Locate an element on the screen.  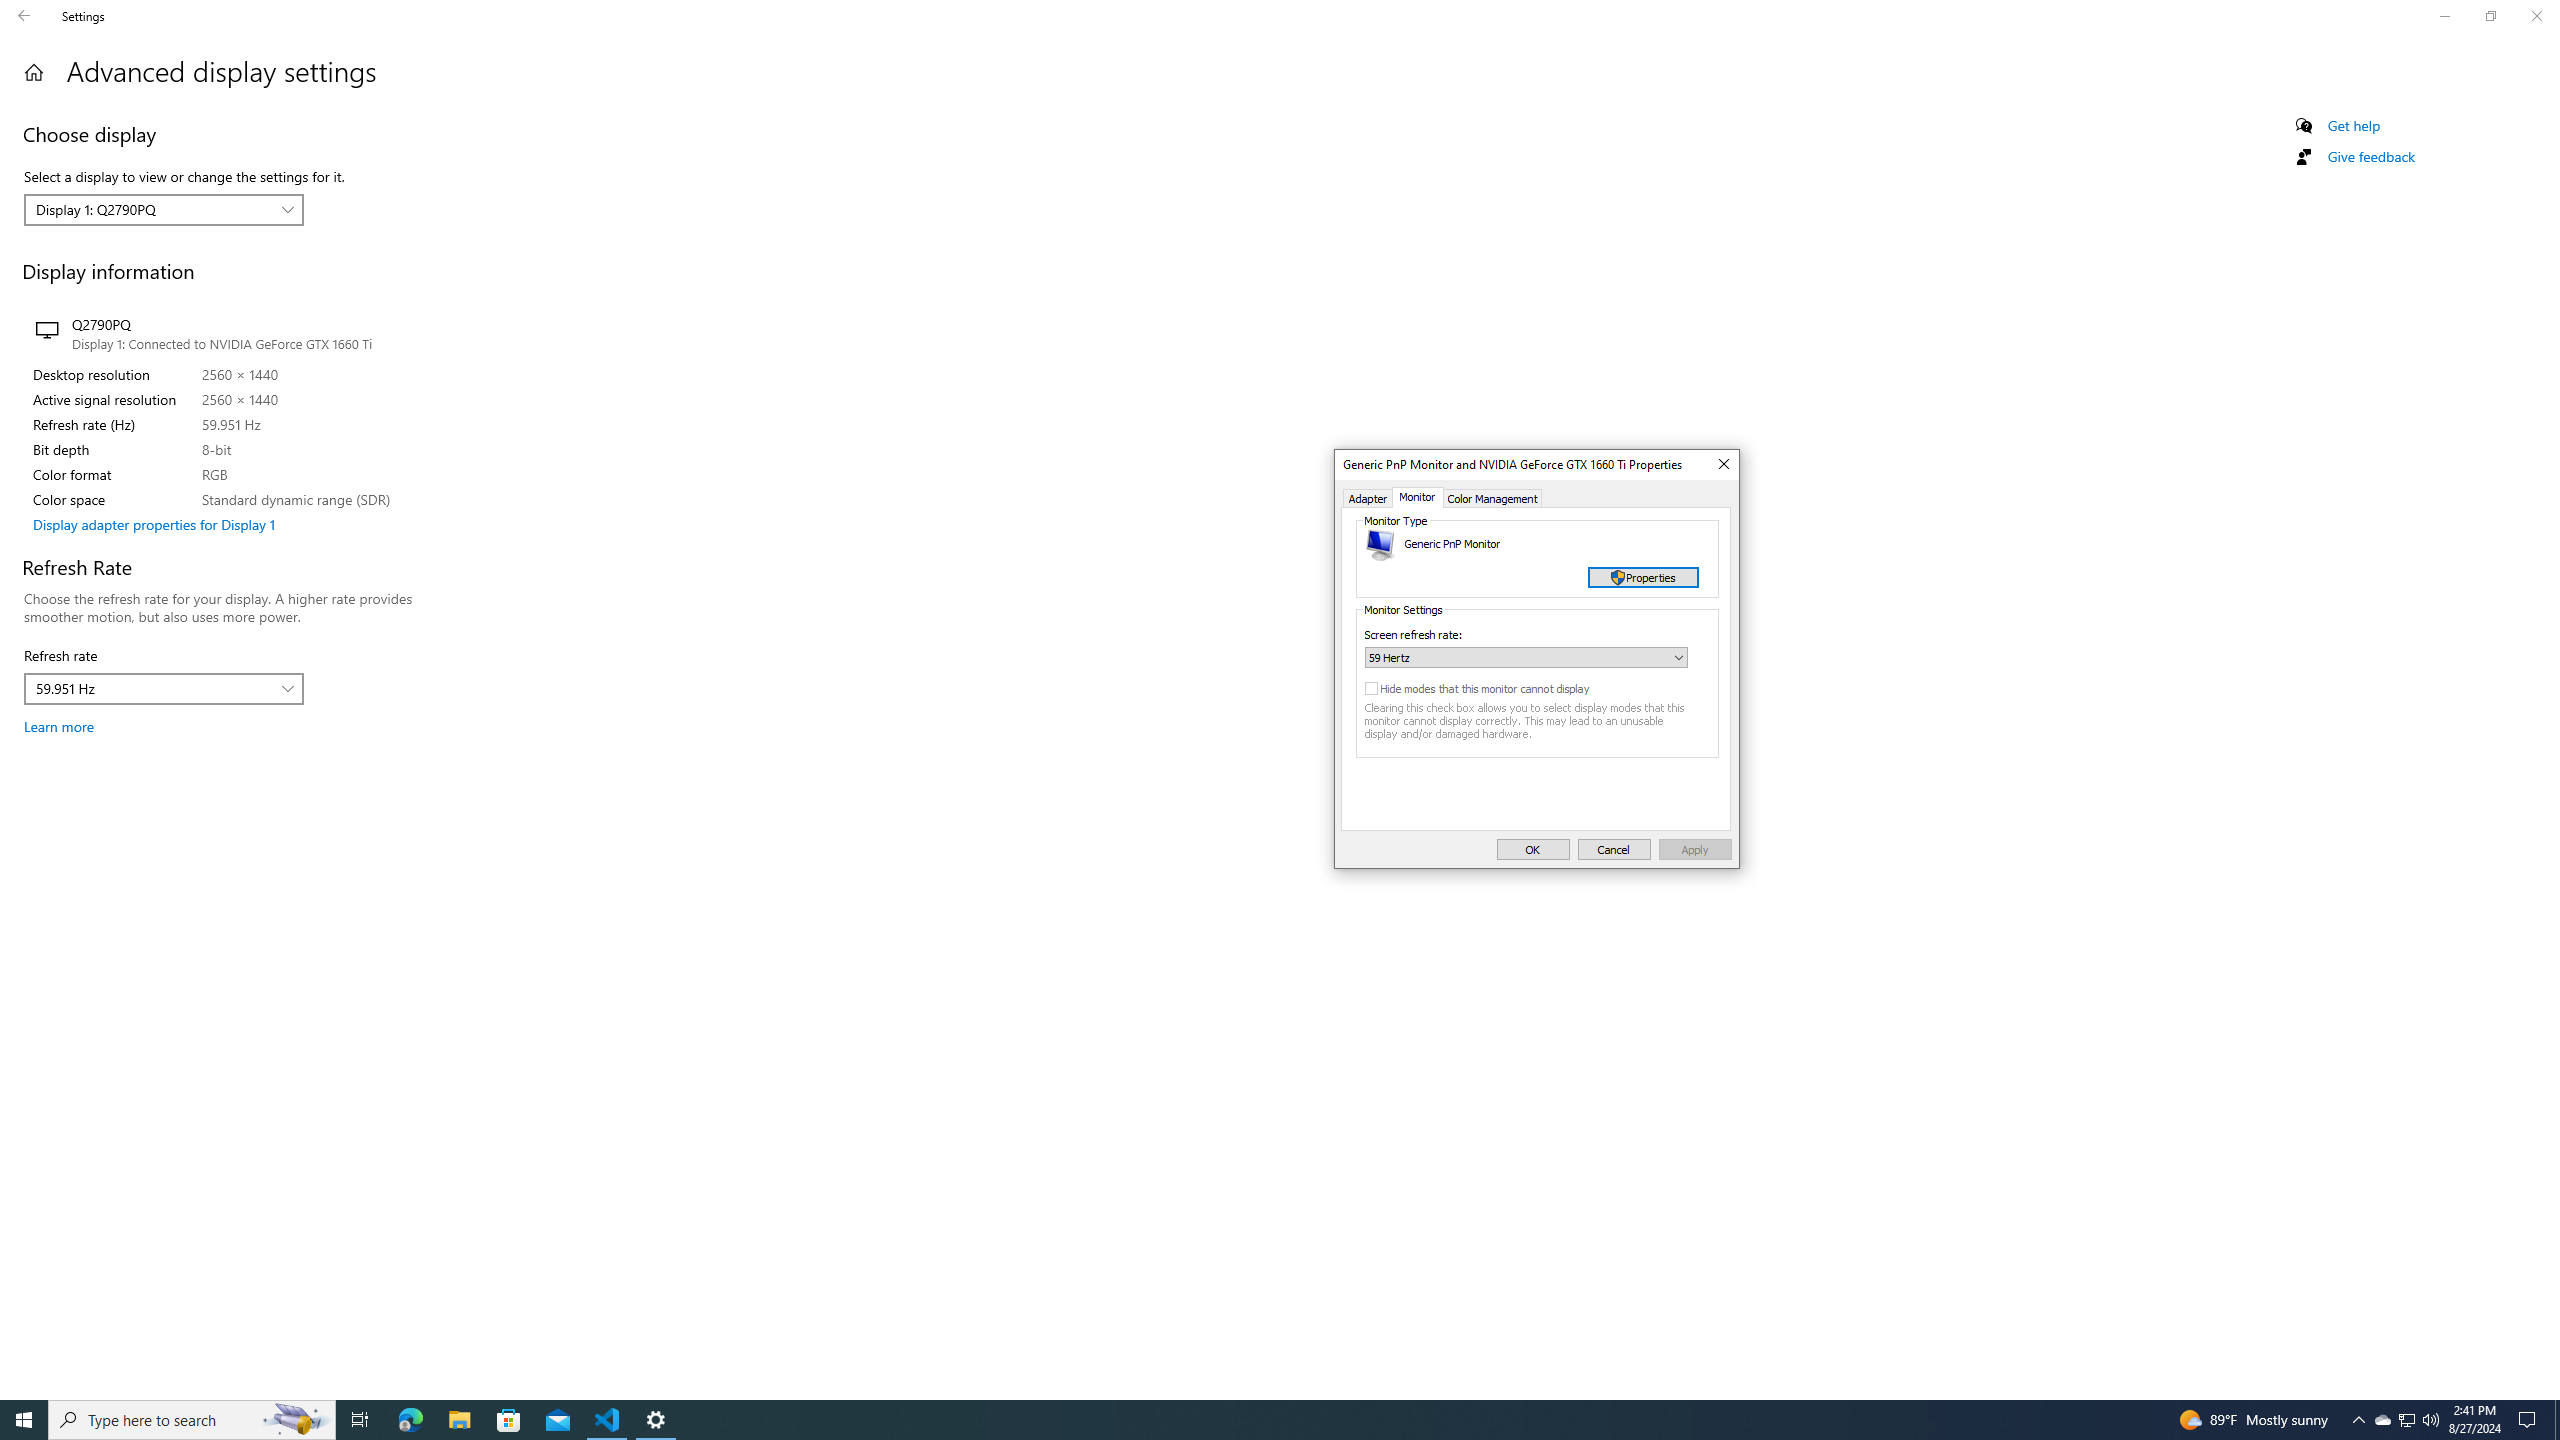
'OK' is located at coordinates (1532, 849).